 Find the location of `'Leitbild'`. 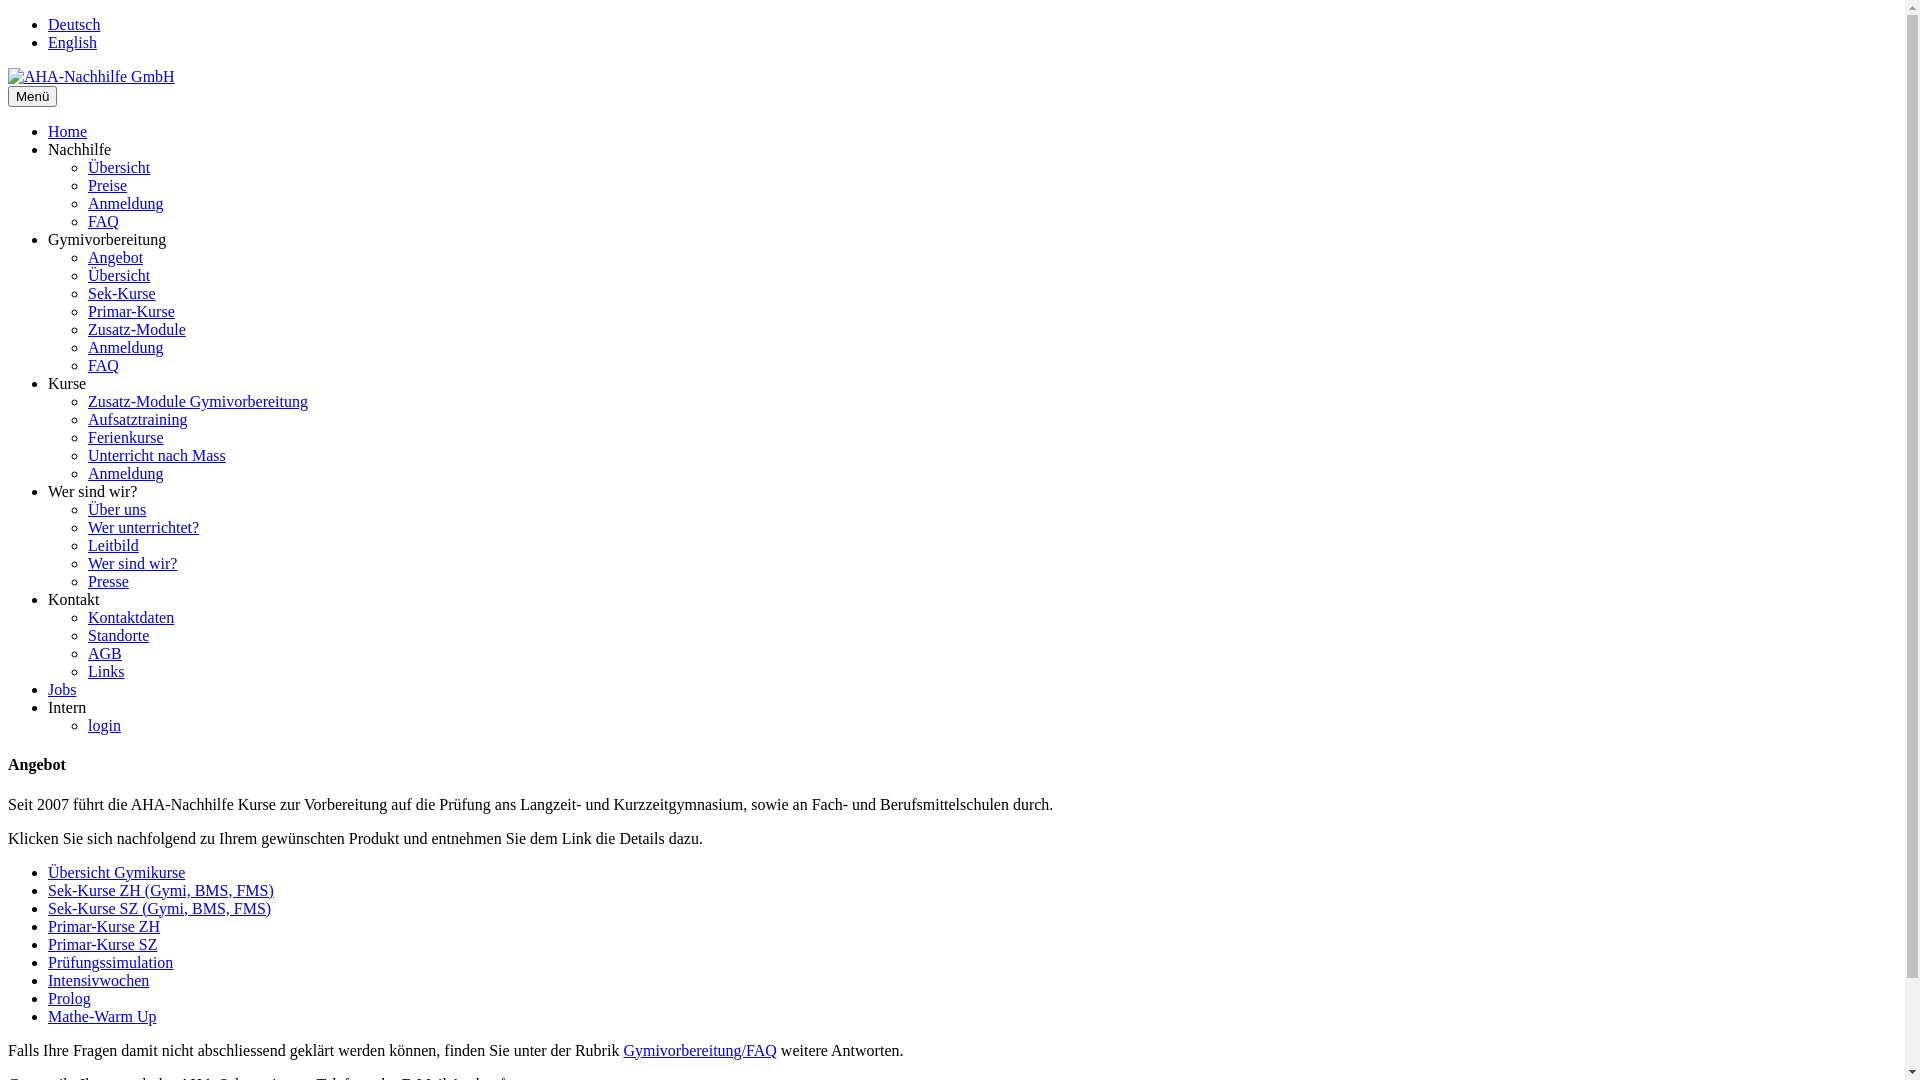

'Leitbild' is located at coordinates (112, 545).